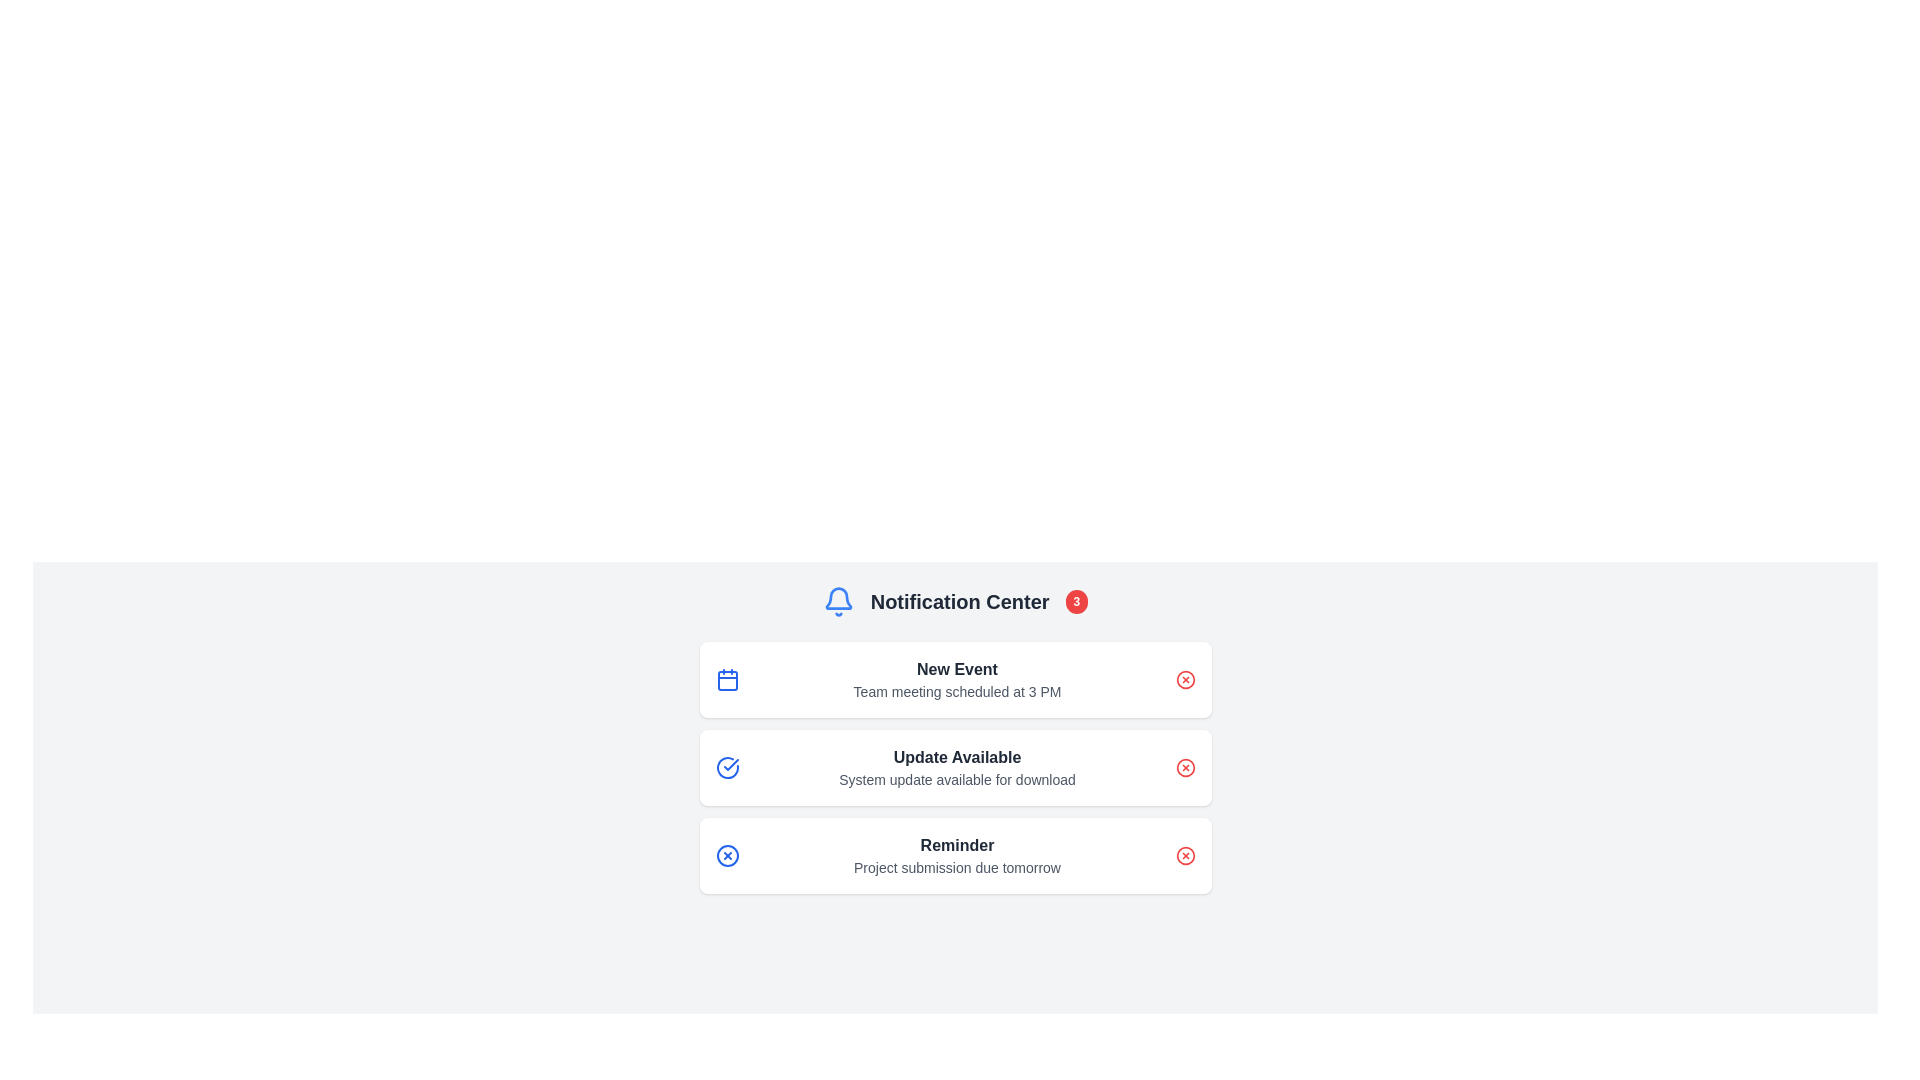  Describe the element at coordinates (956, 758) in the screenshot. I see `the primary text label that informs the user about an available update, positioned at the top of the notification card layout` at that location.